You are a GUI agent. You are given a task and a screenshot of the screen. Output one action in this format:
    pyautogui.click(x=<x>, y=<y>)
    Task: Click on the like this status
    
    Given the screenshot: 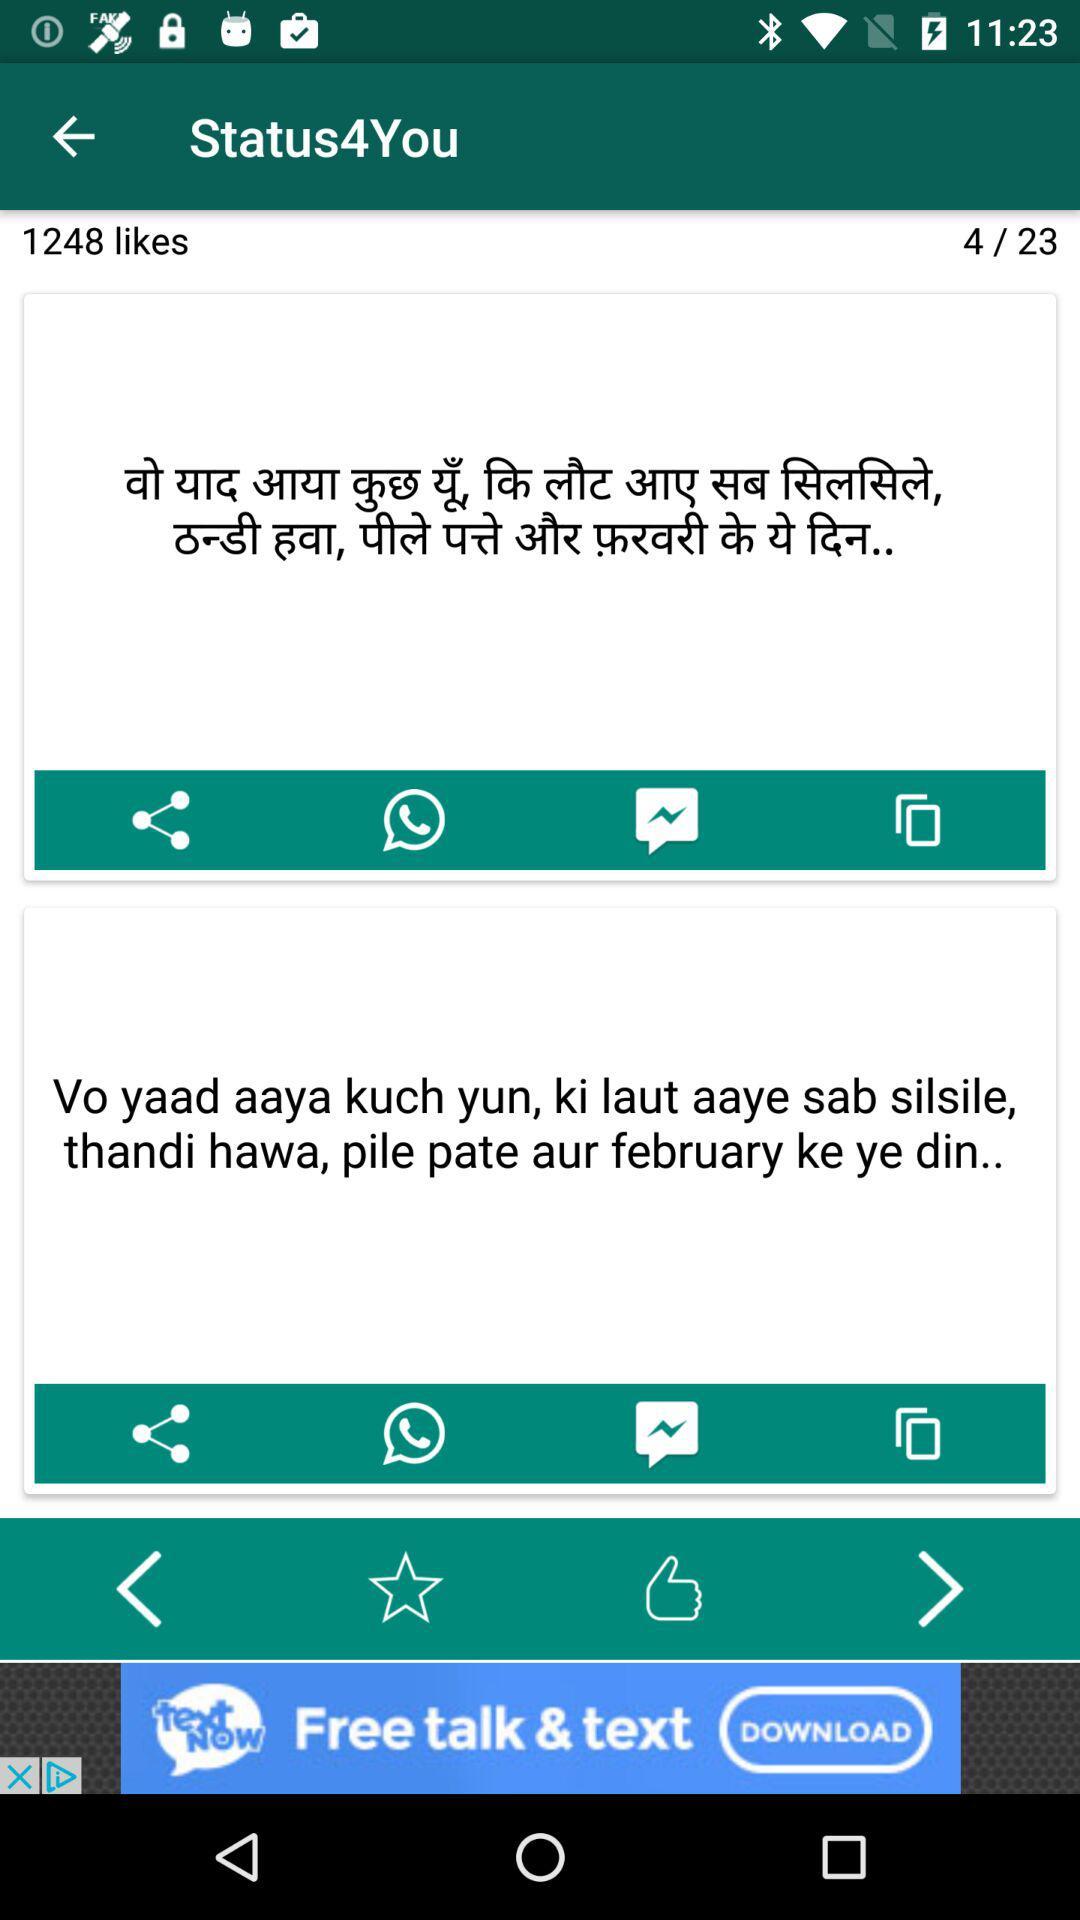 What is the action you would take?
    pyautogui.click(x=673, y=1587)
    